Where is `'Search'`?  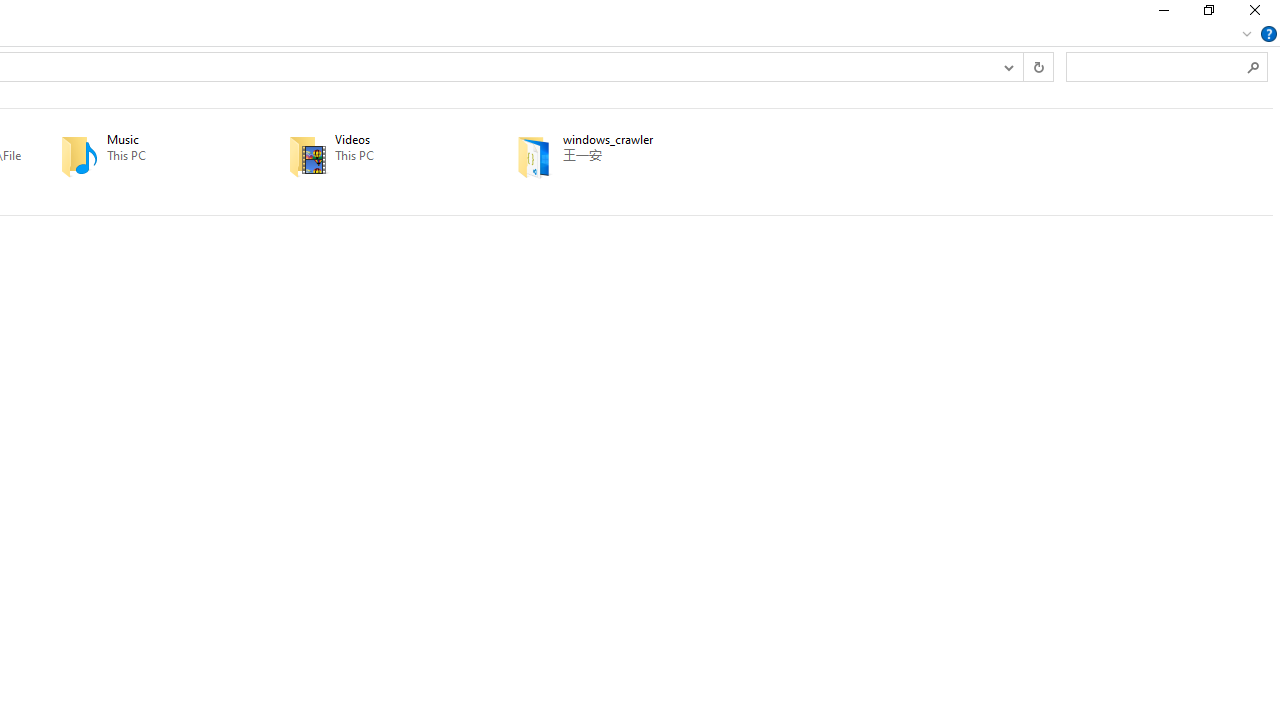 'Search' is located at coordinates (1252, 65).